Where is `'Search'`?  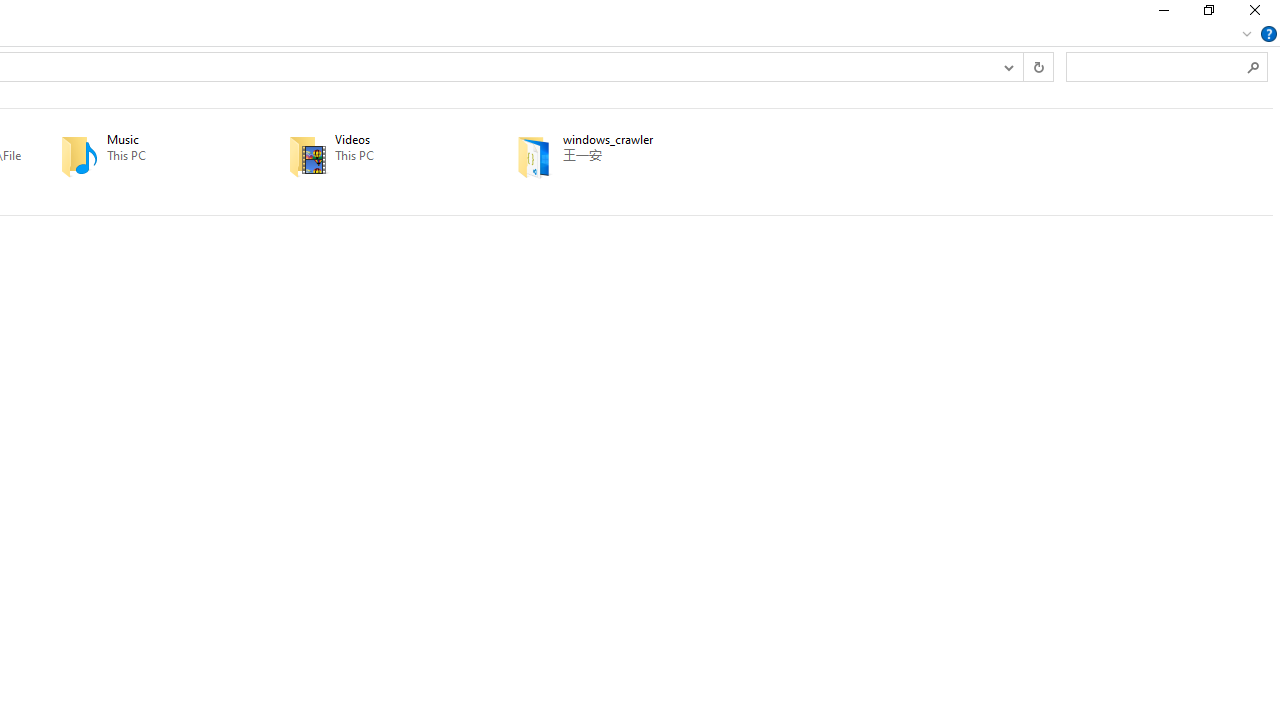 'Search' is located at coordinates (1252, 65).